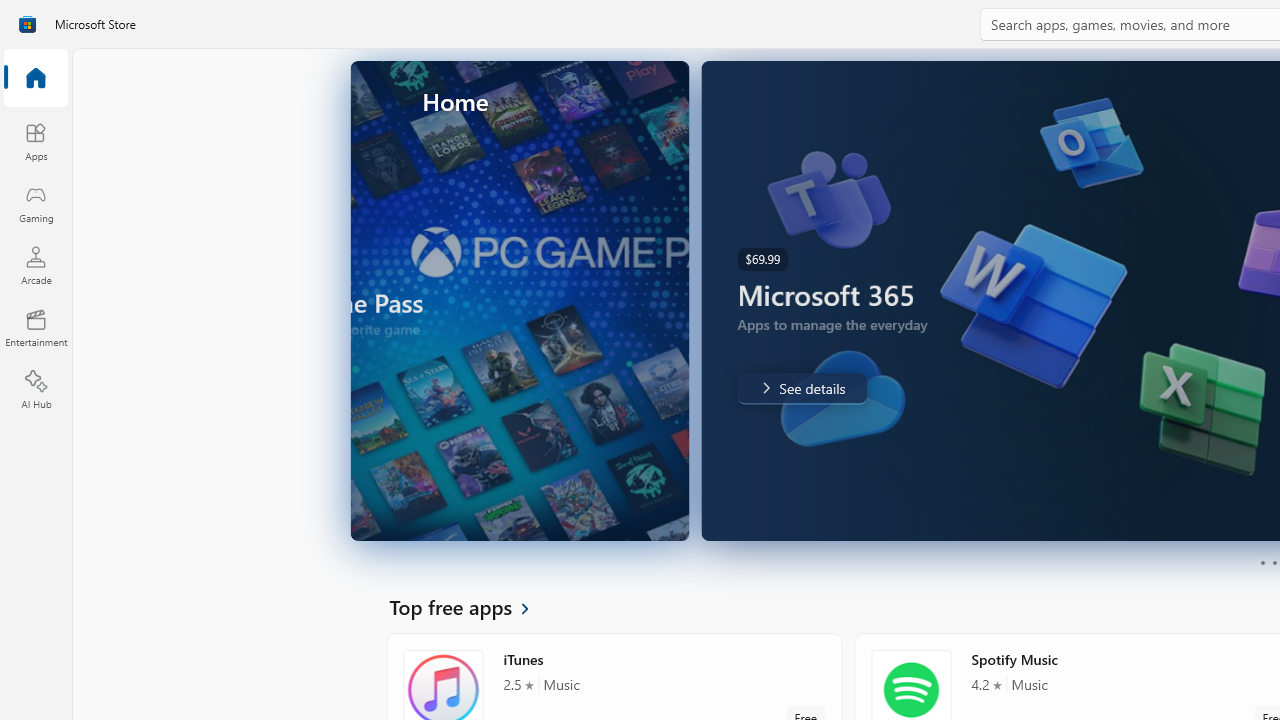 This screenshot has height=720, width=1280. What do you see at coordinates (35, 390) in the screenshot?
I see `'AI Hub'` at bounding box center [35, 390].